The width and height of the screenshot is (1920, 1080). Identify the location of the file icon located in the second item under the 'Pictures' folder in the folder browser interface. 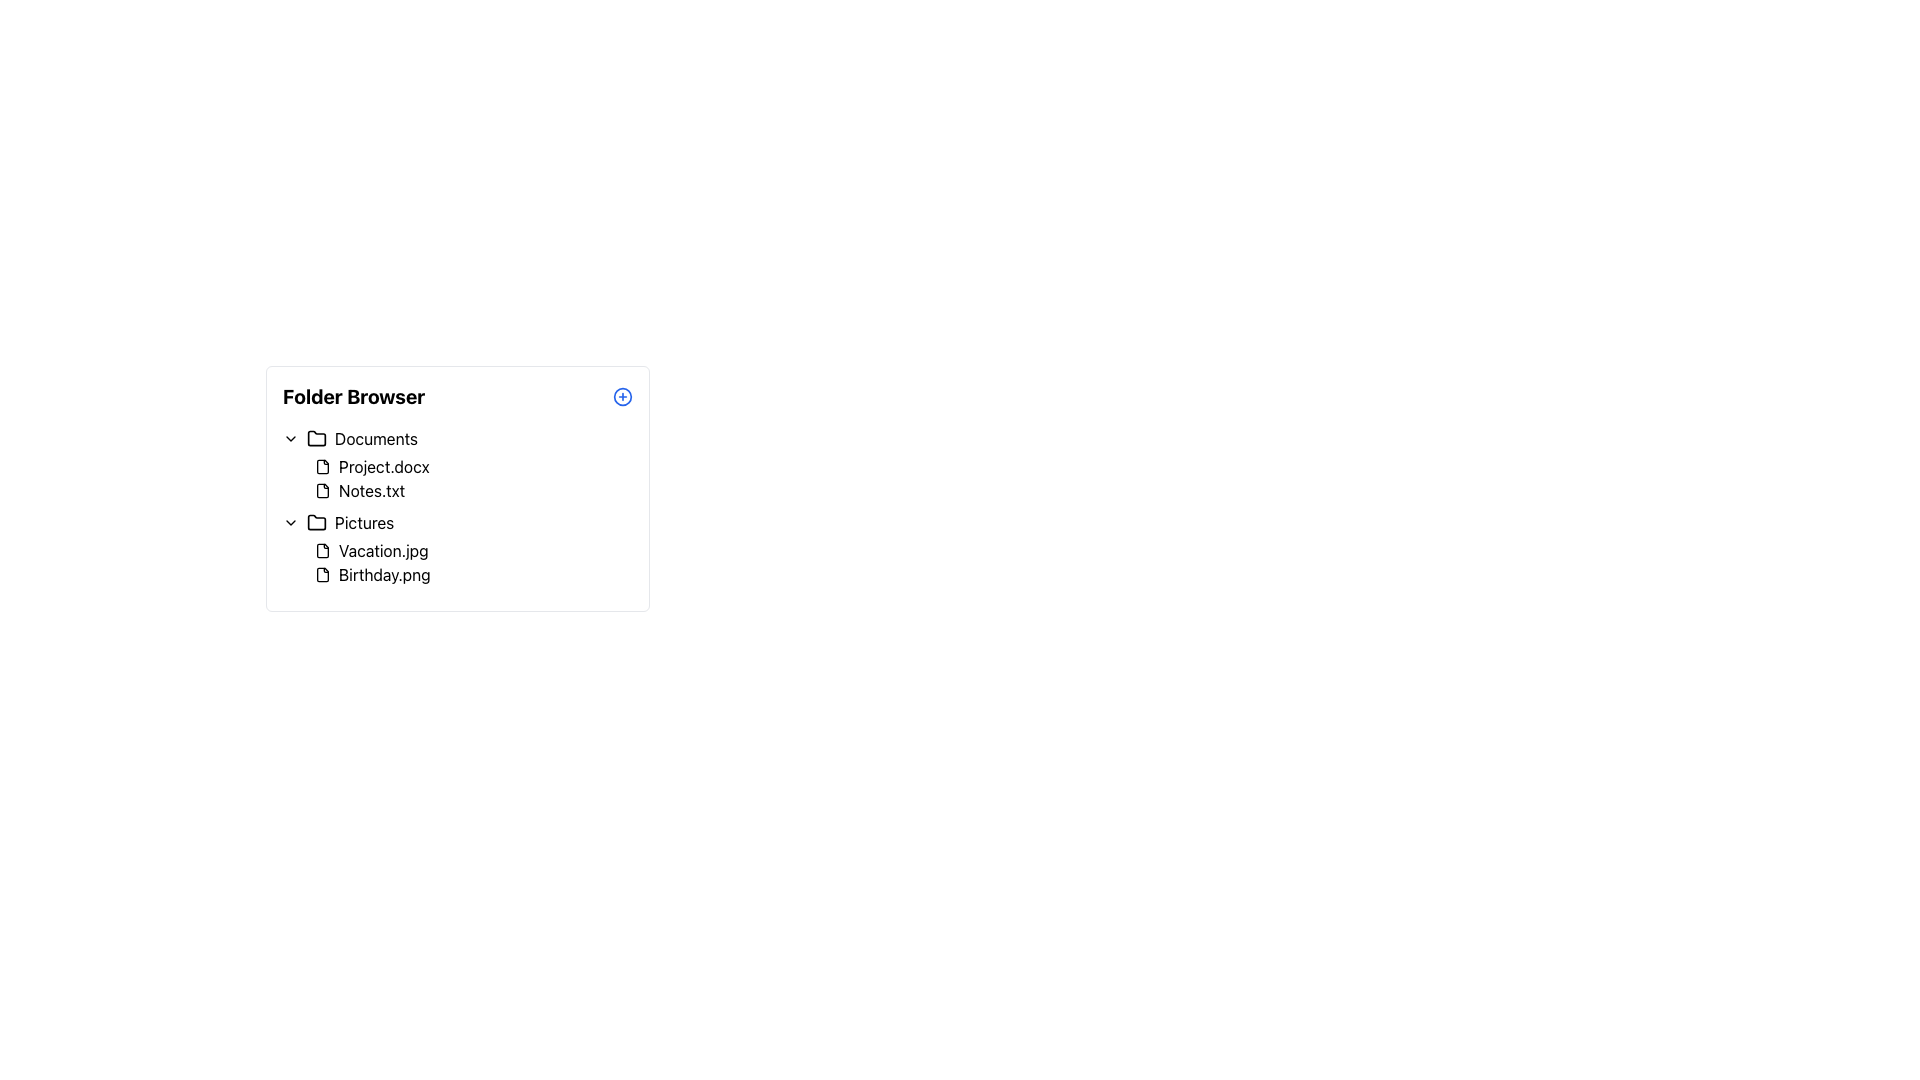
(322, 574).